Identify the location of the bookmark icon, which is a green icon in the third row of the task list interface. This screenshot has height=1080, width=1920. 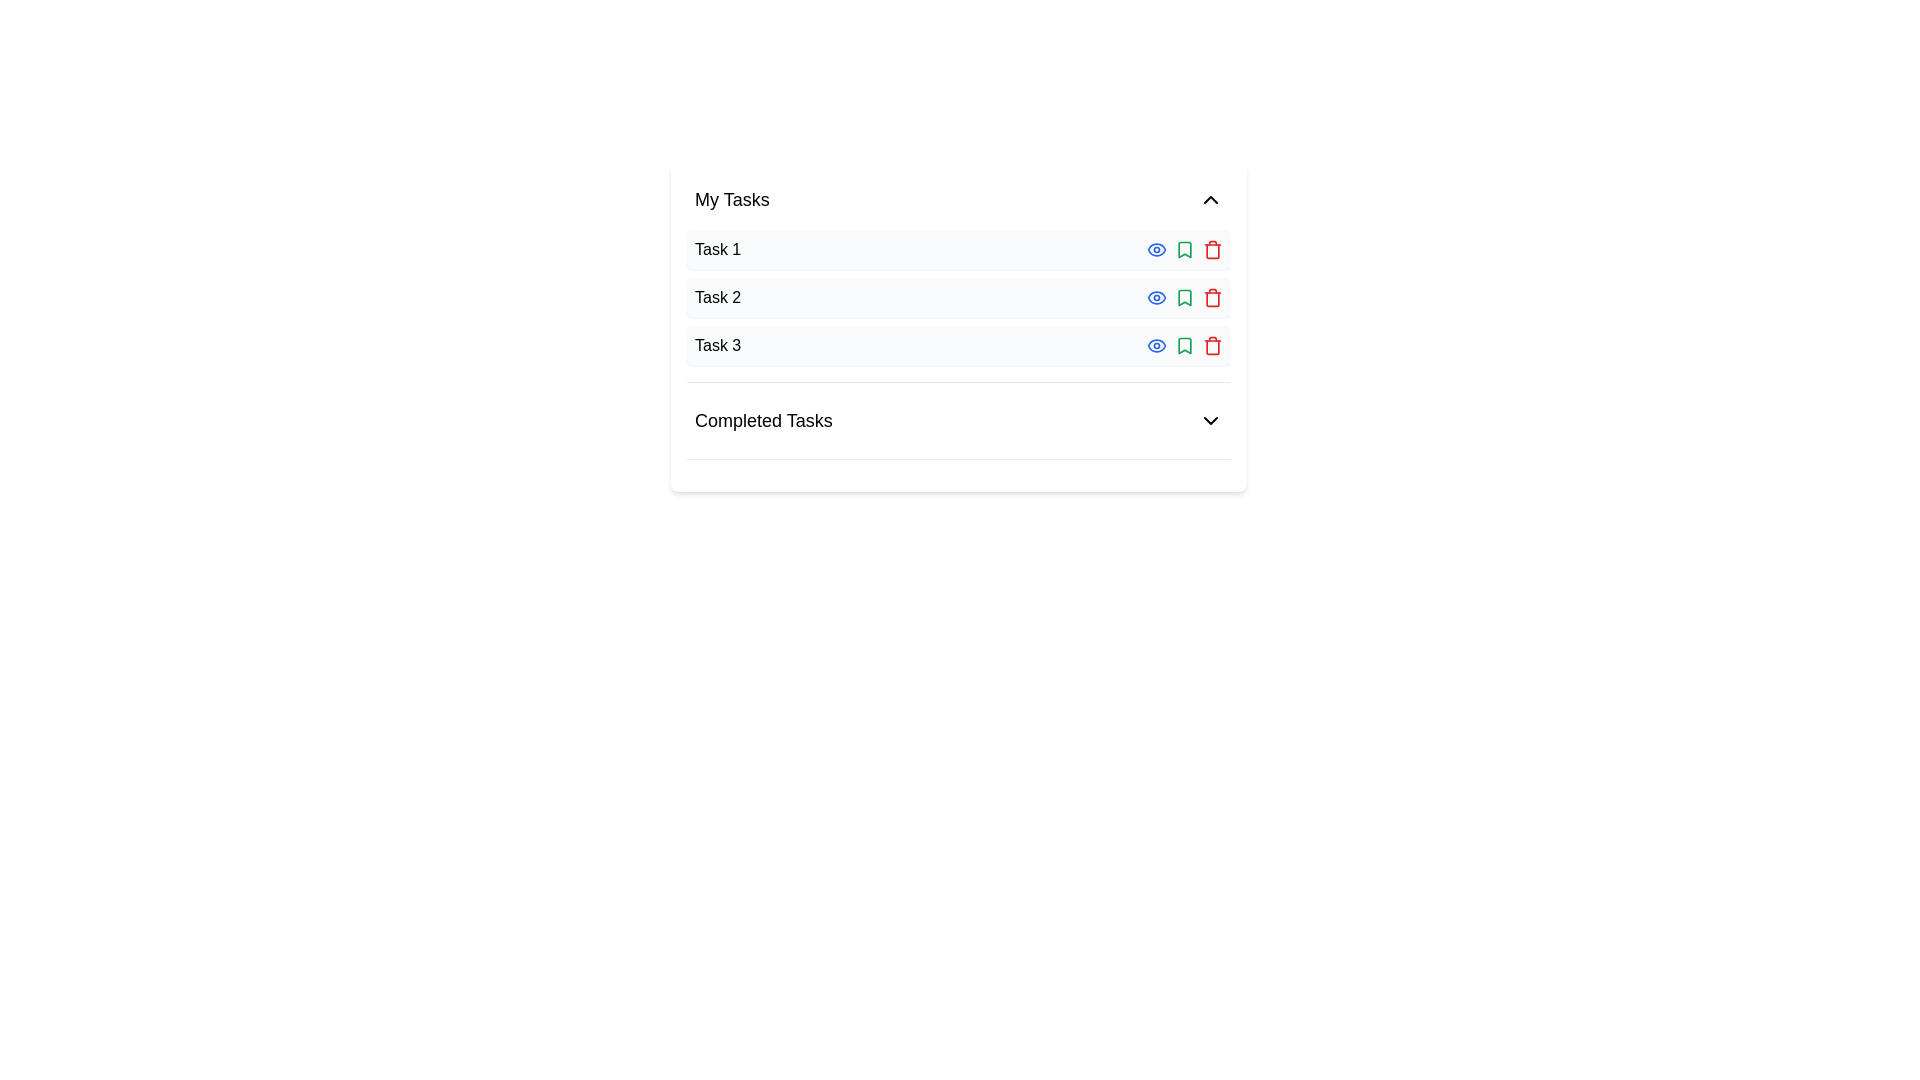
(1185, 345).